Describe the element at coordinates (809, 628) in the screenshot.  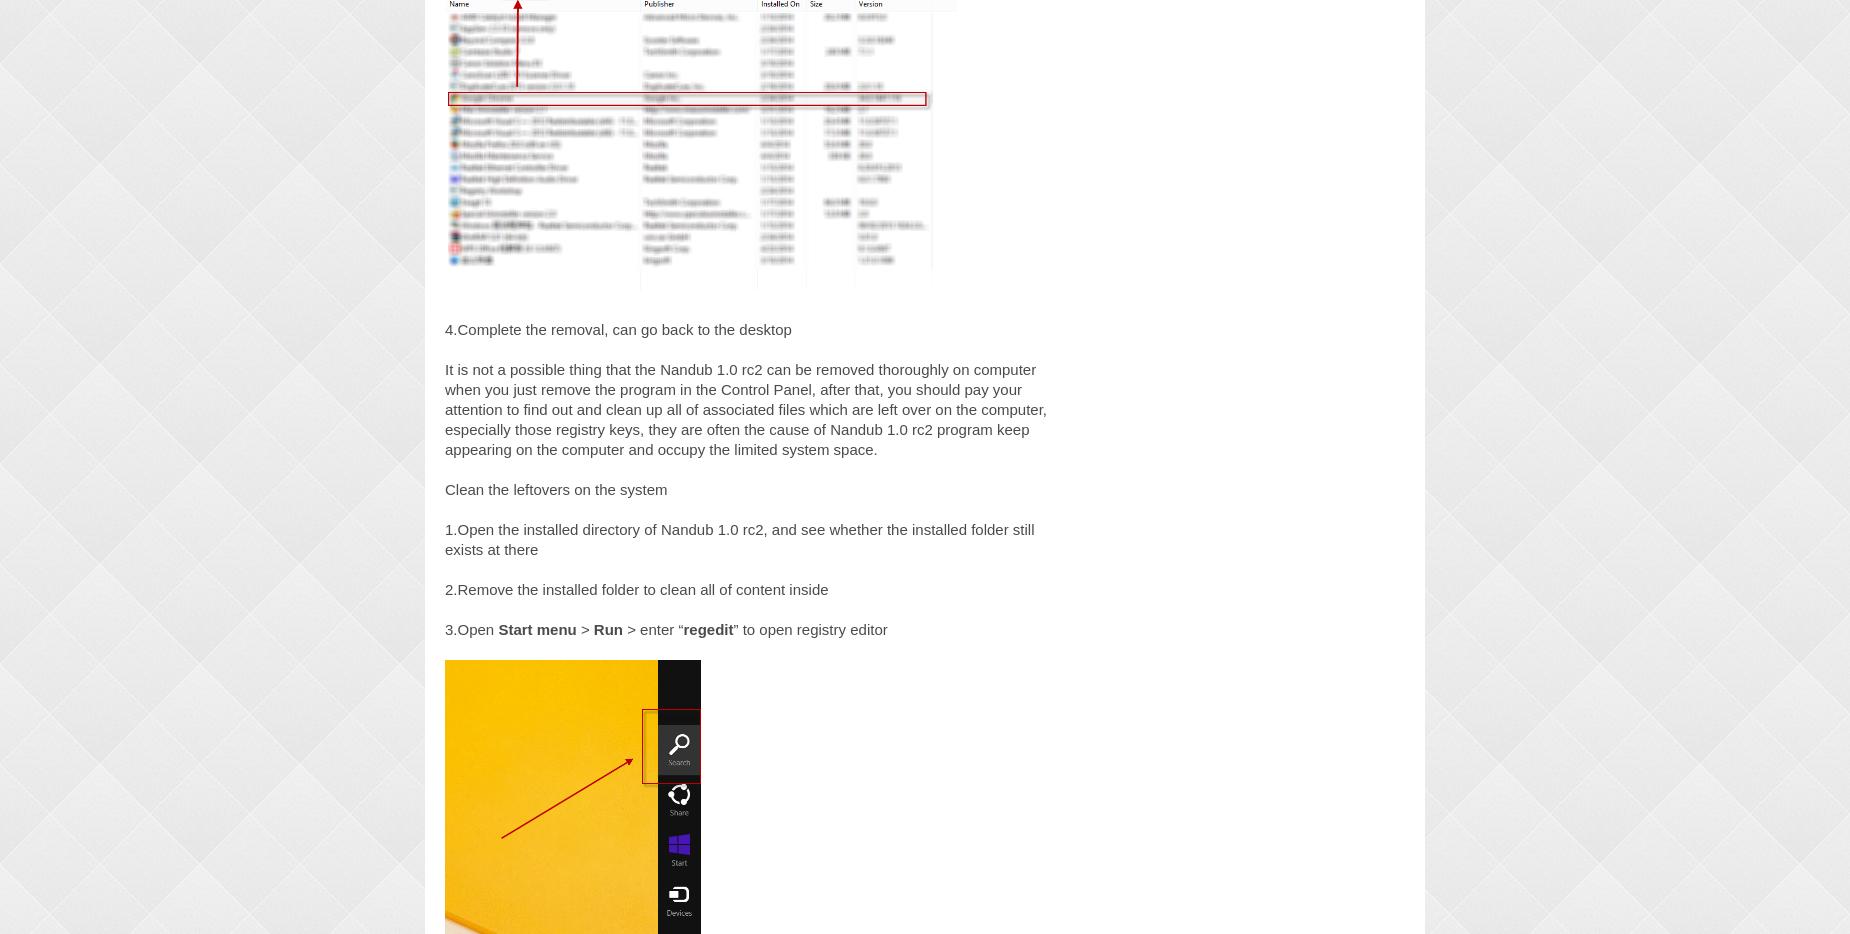
I see `'” to open registry editor'` at that location.